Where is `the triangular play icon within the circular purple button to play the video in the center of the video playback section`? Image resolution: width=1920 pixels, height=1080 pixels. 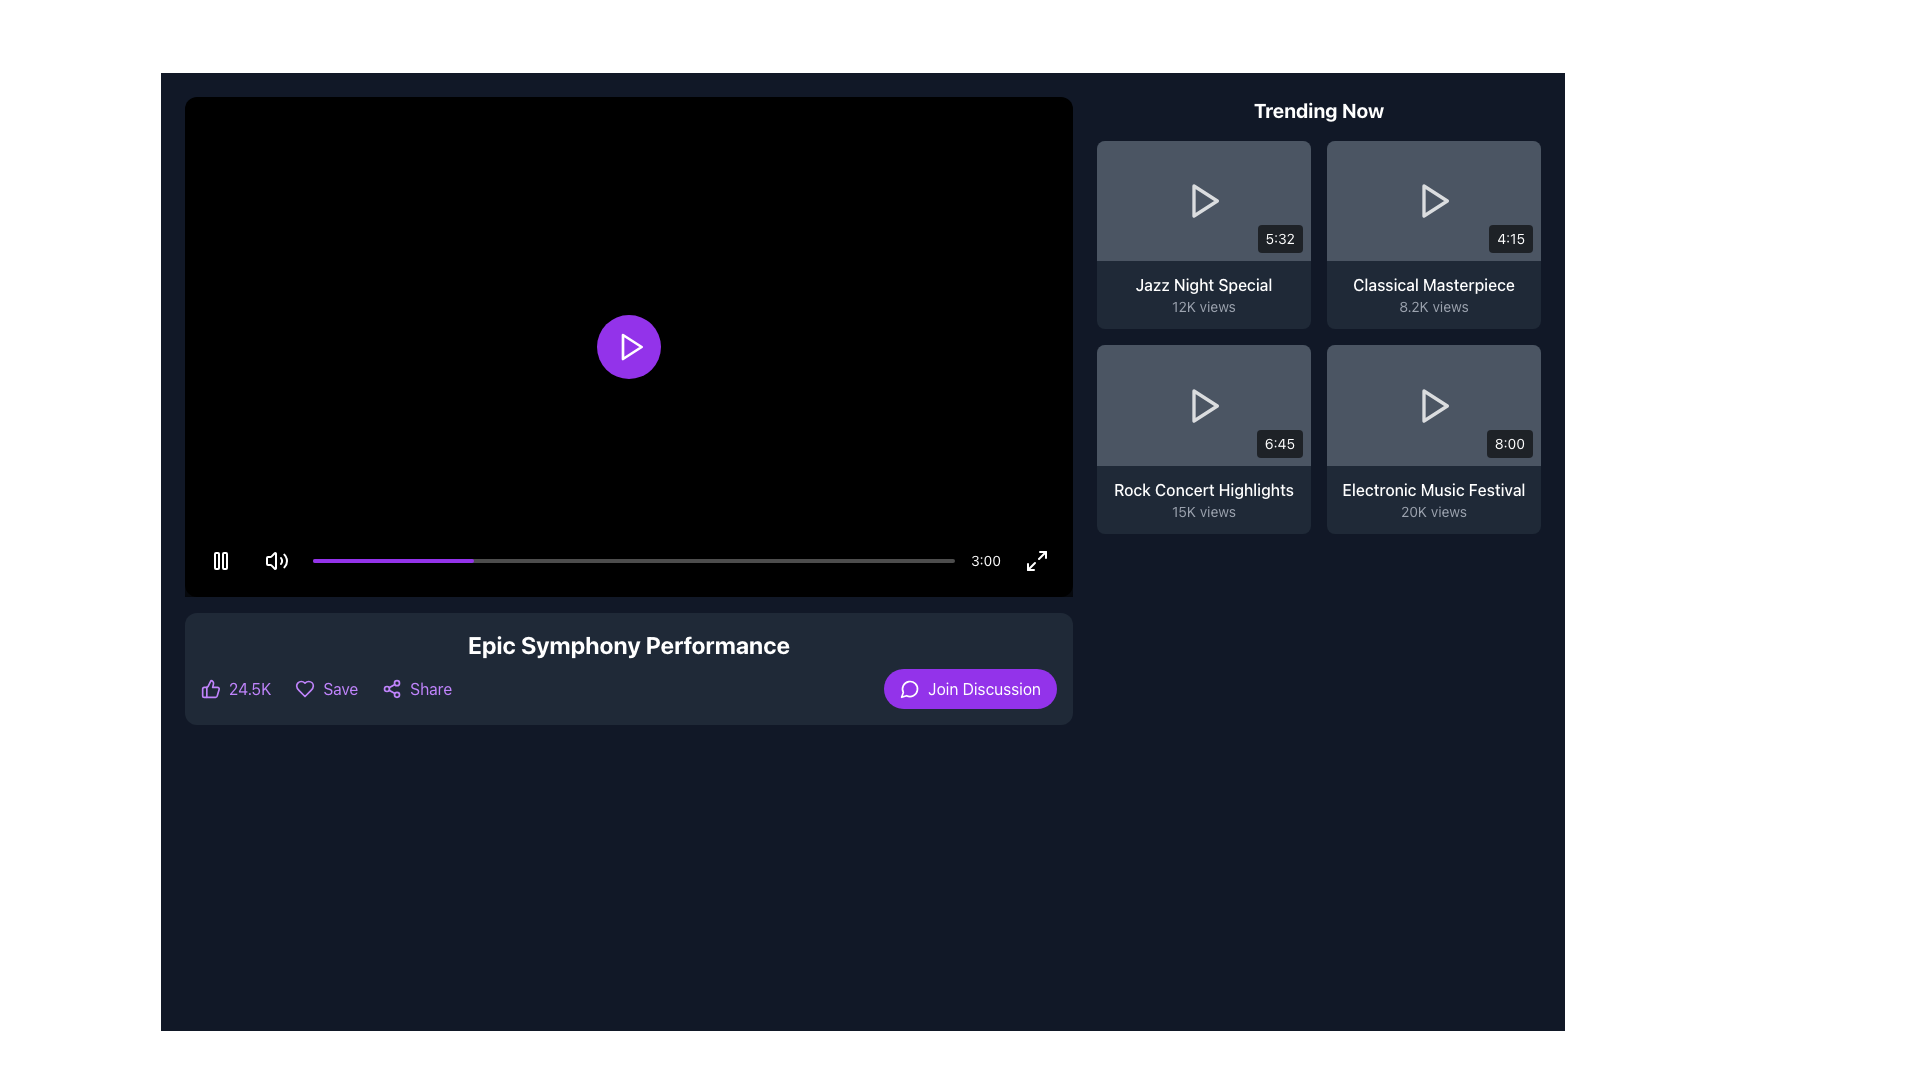 the triangular play icon within the circular purple button to play the video in the center of the video playback section is located at coordinates (629, 345).